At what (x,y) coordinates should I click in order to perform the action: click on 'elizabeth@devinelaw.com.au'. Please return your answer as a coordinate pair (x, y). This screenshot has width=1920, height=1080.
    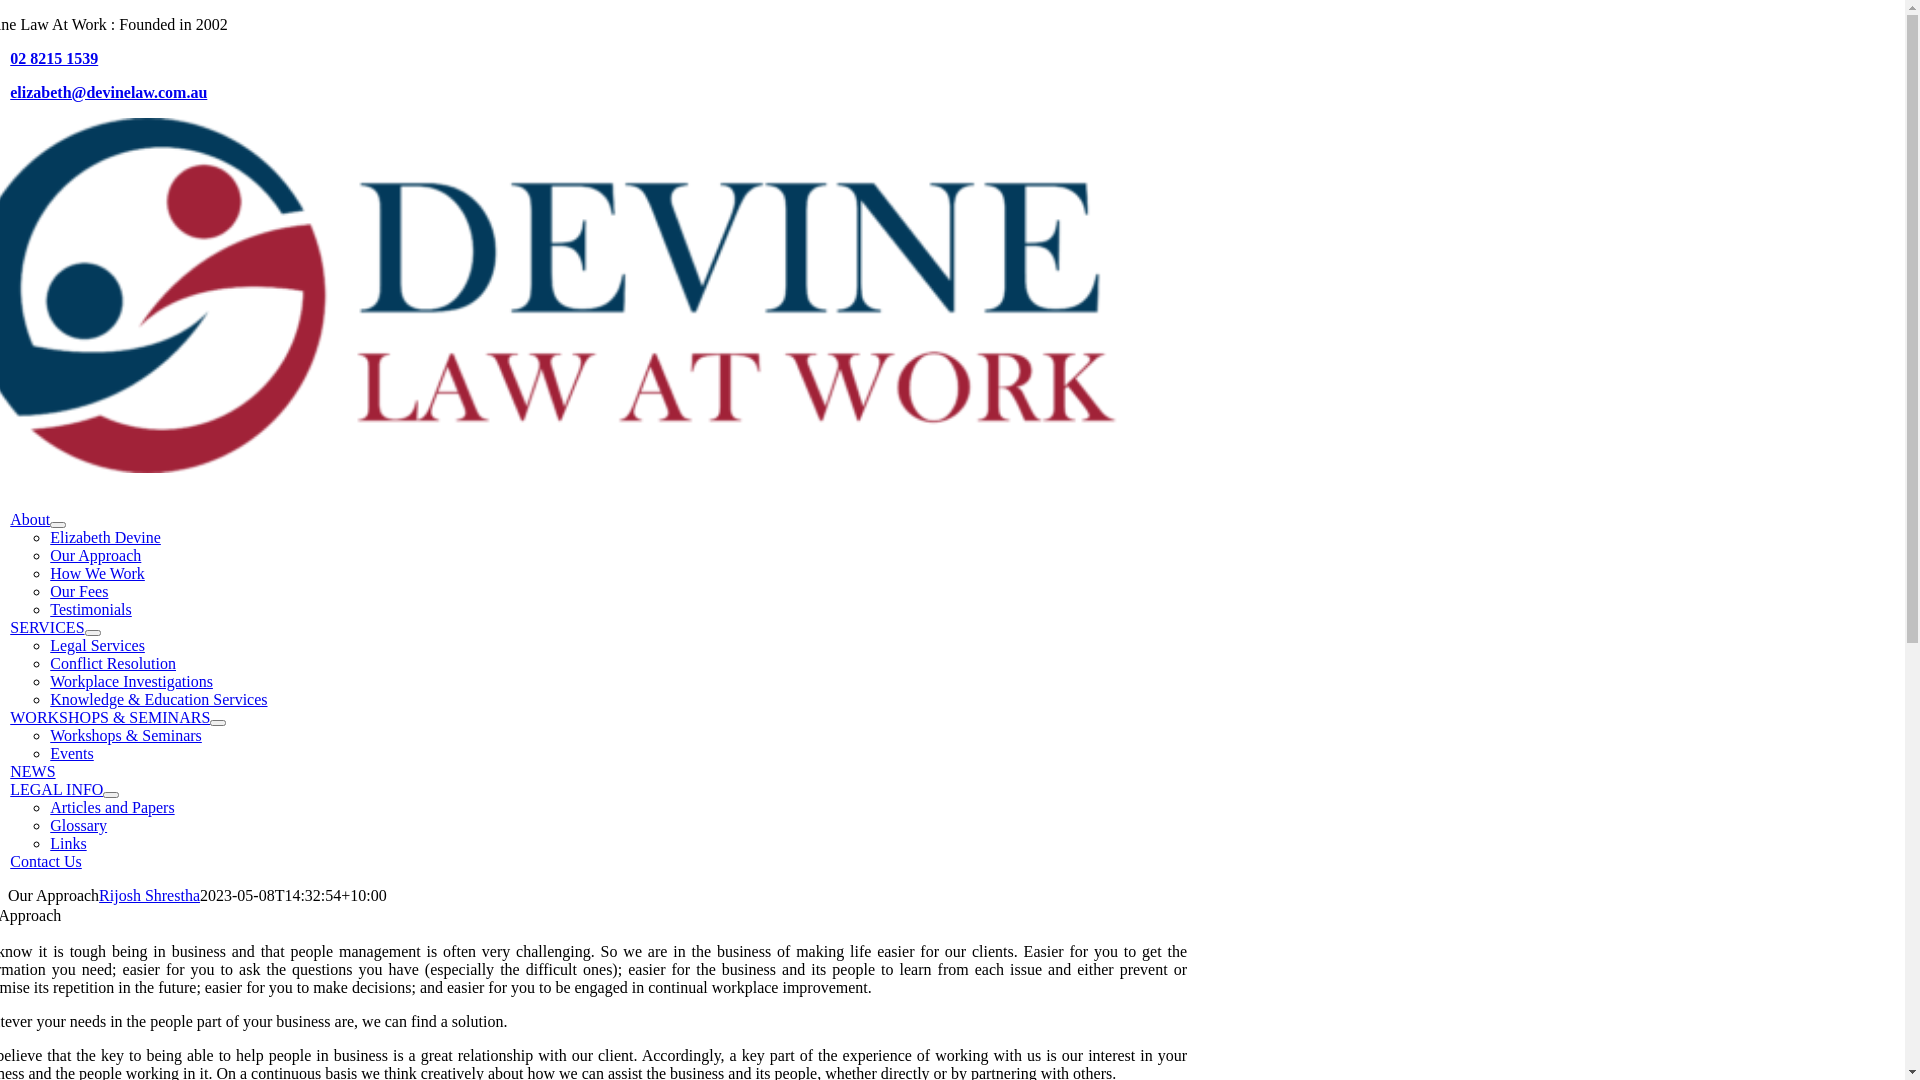
    Looking at the image, I should click on (107, 92).